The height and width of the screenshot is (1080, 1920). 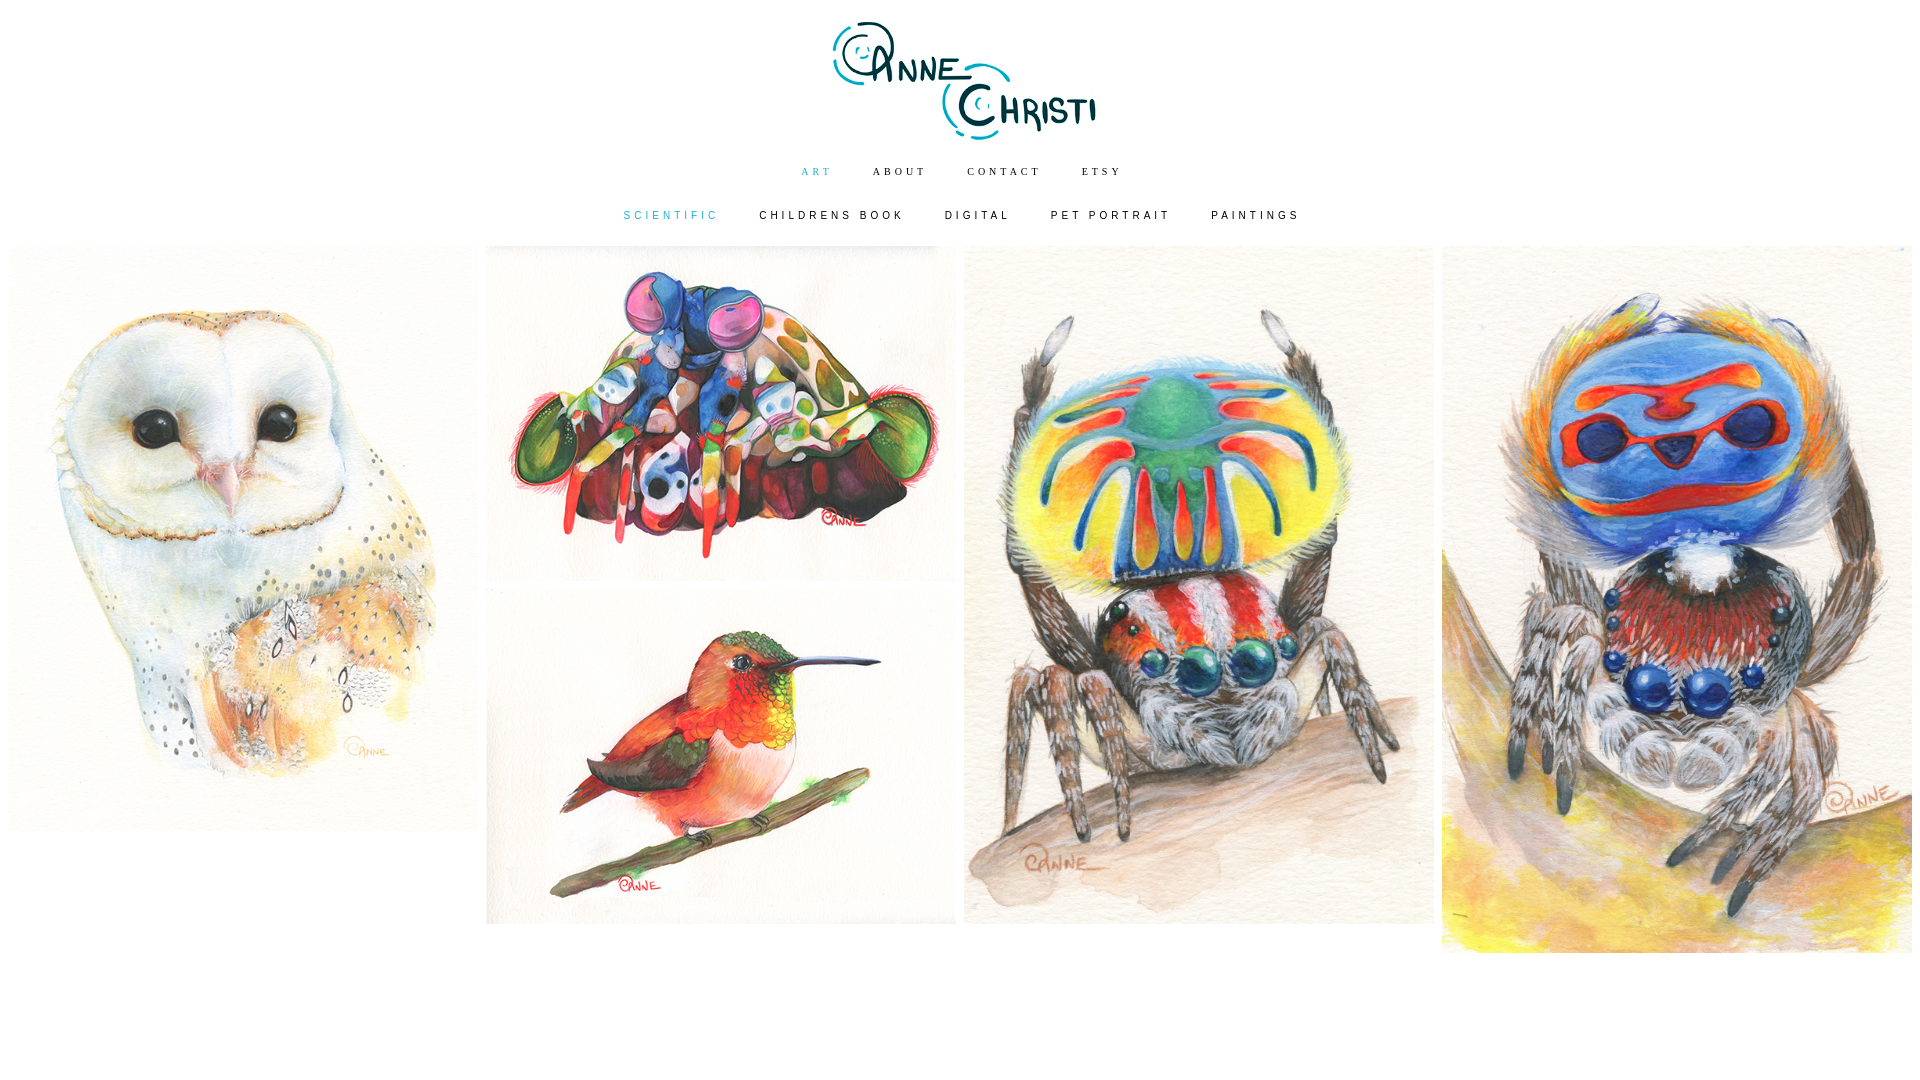 What do you see at coordinates (831, 216) in the screenshot?
I see `'CHILDRENS BOOK'` at bounding box center [831, 216].